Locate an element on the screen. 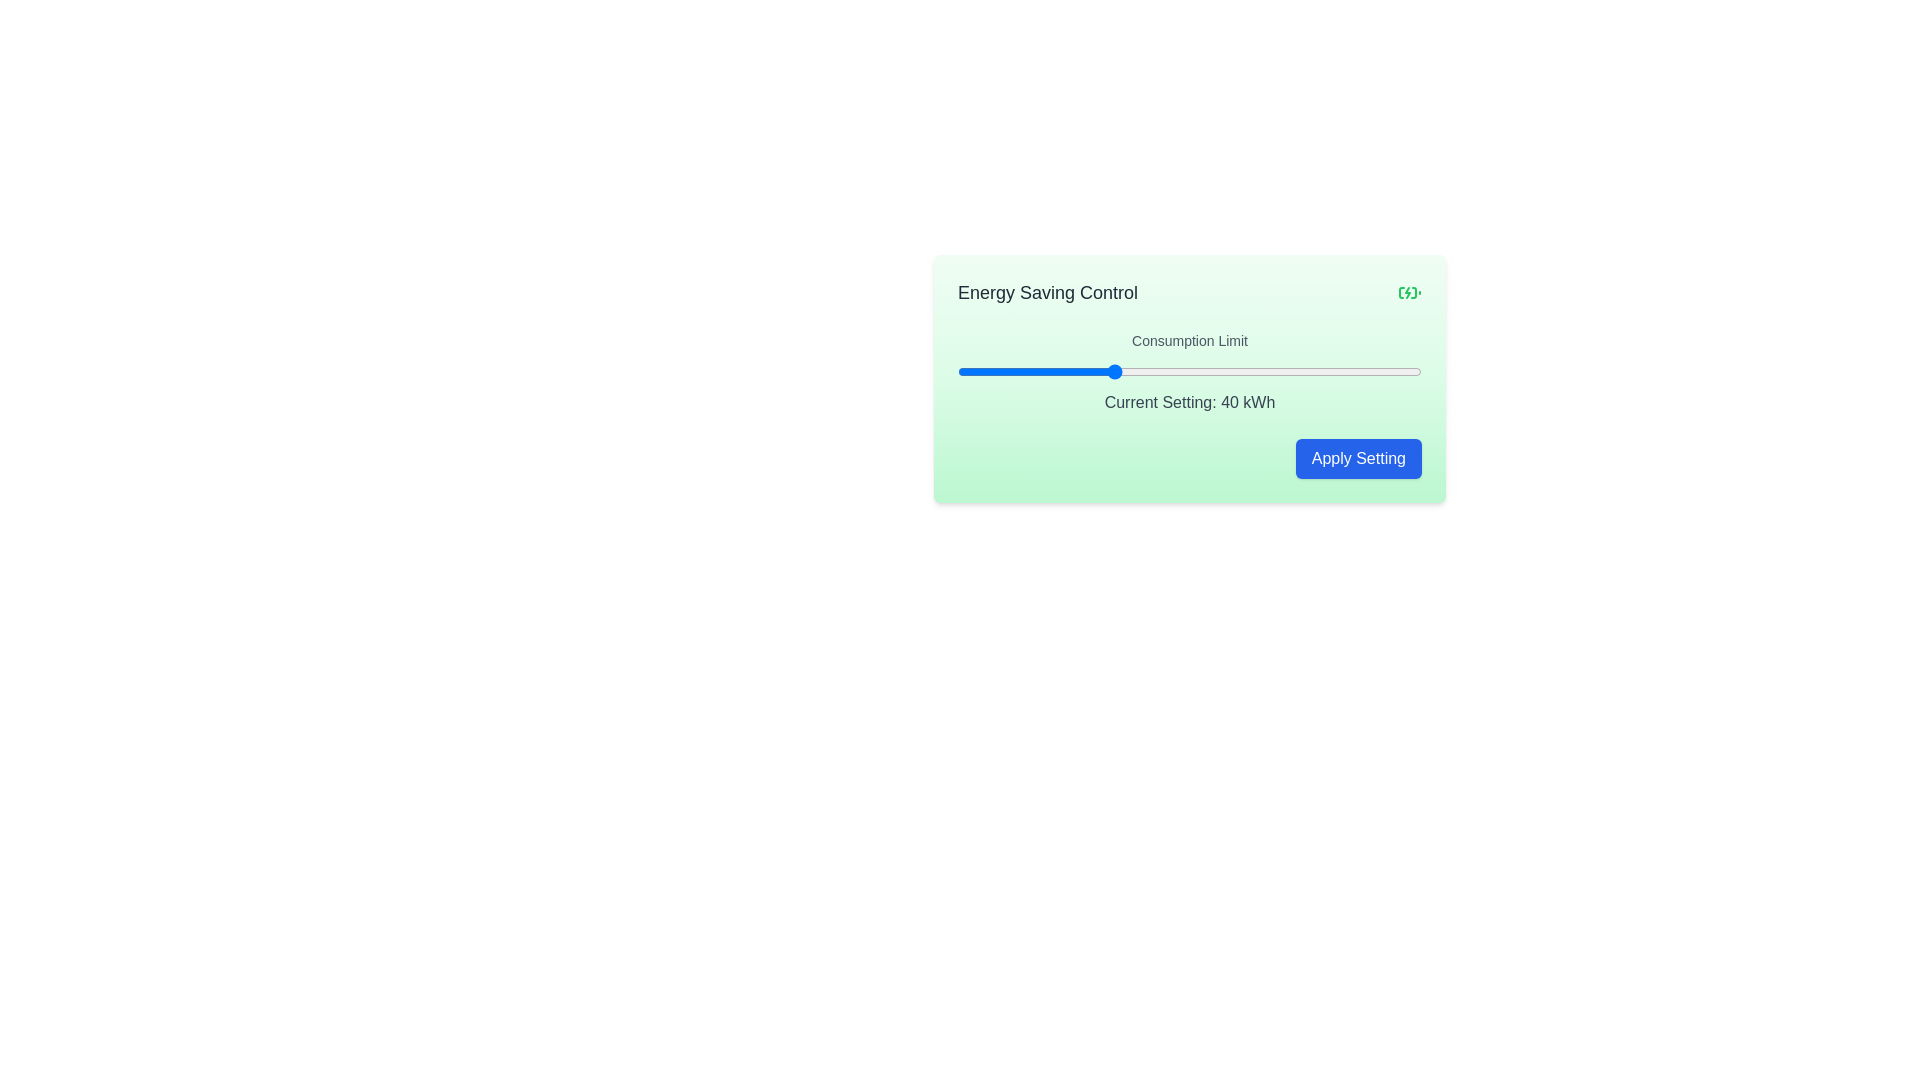 The height and width of the screenshot is (1080, 1920). the 'Battery Charging' icon to trigger a tooltip or feedback is located at coordinates (1409, 293).